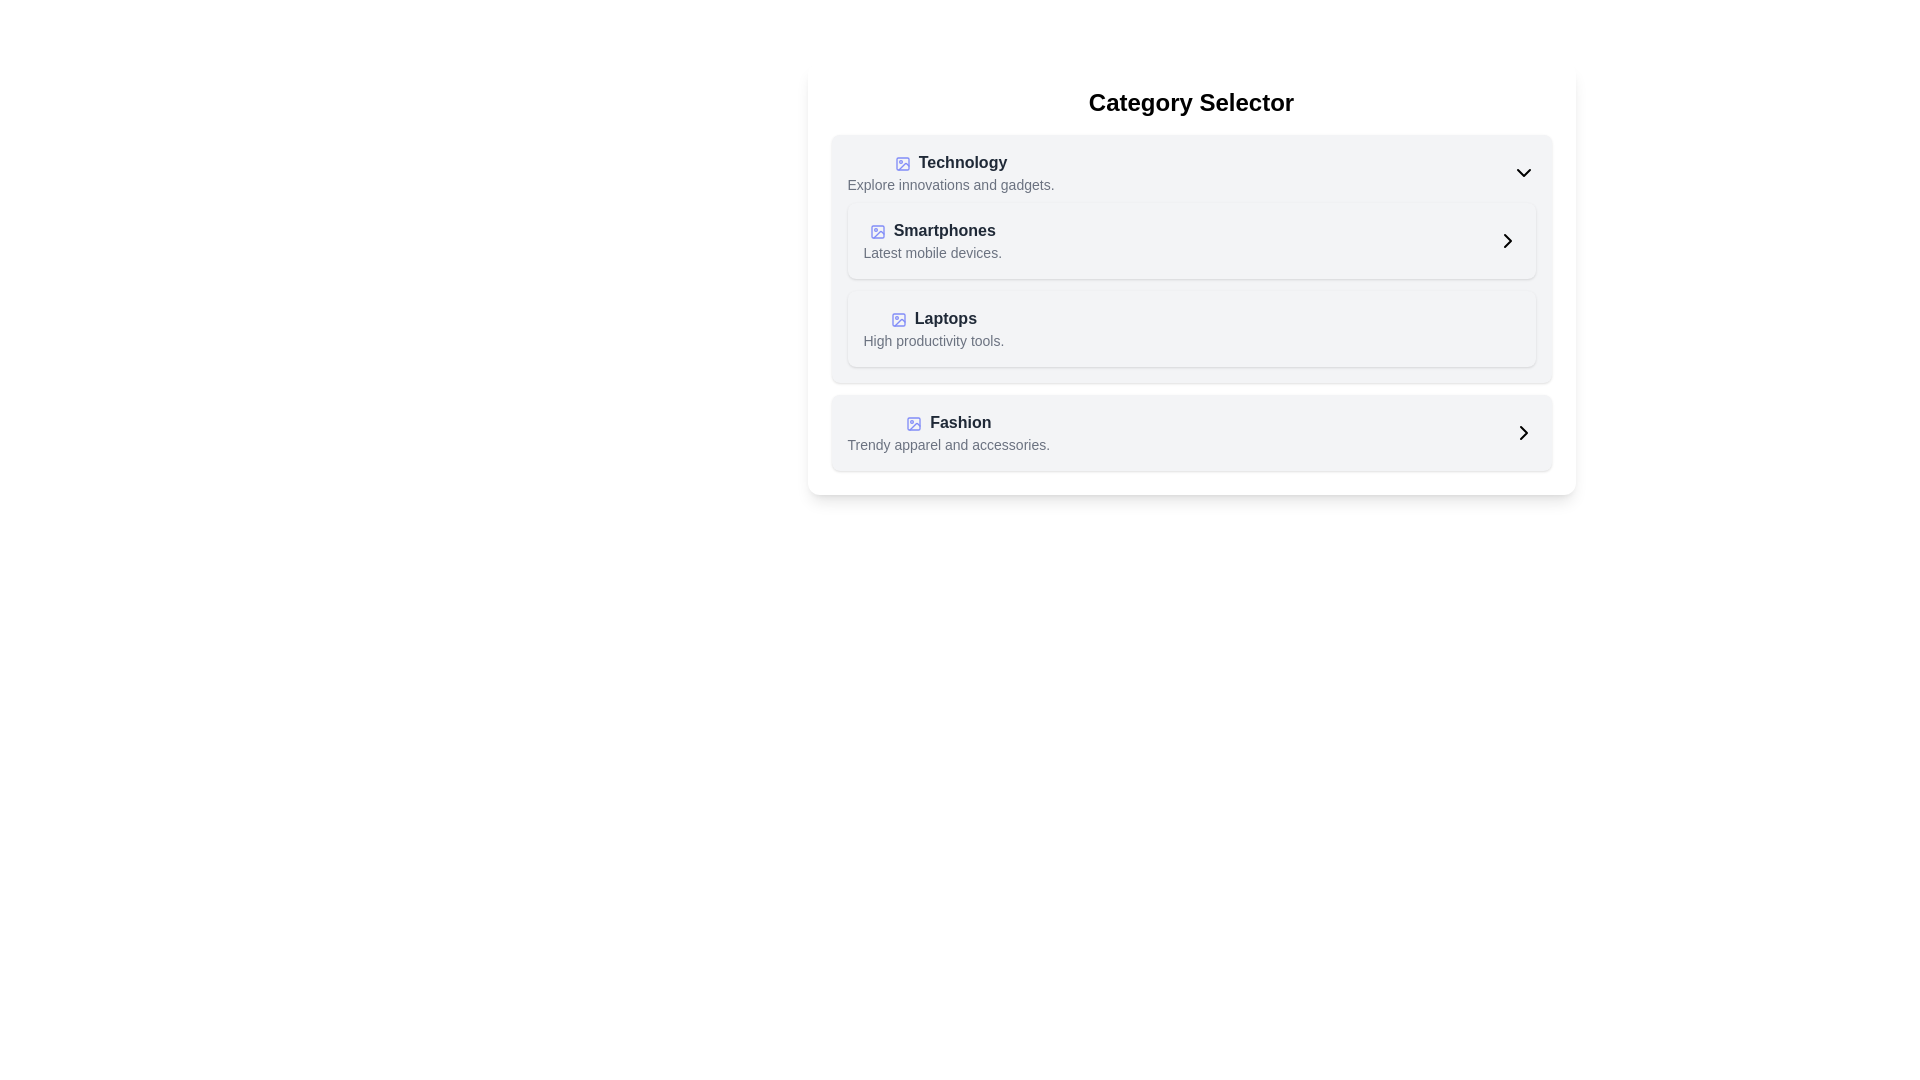 This screenshot has width=1920, height=1080. I want to click on the rightward-pointing arrow icon located at the top right corner of the 'Smartphones' section, so click(1507, 239).